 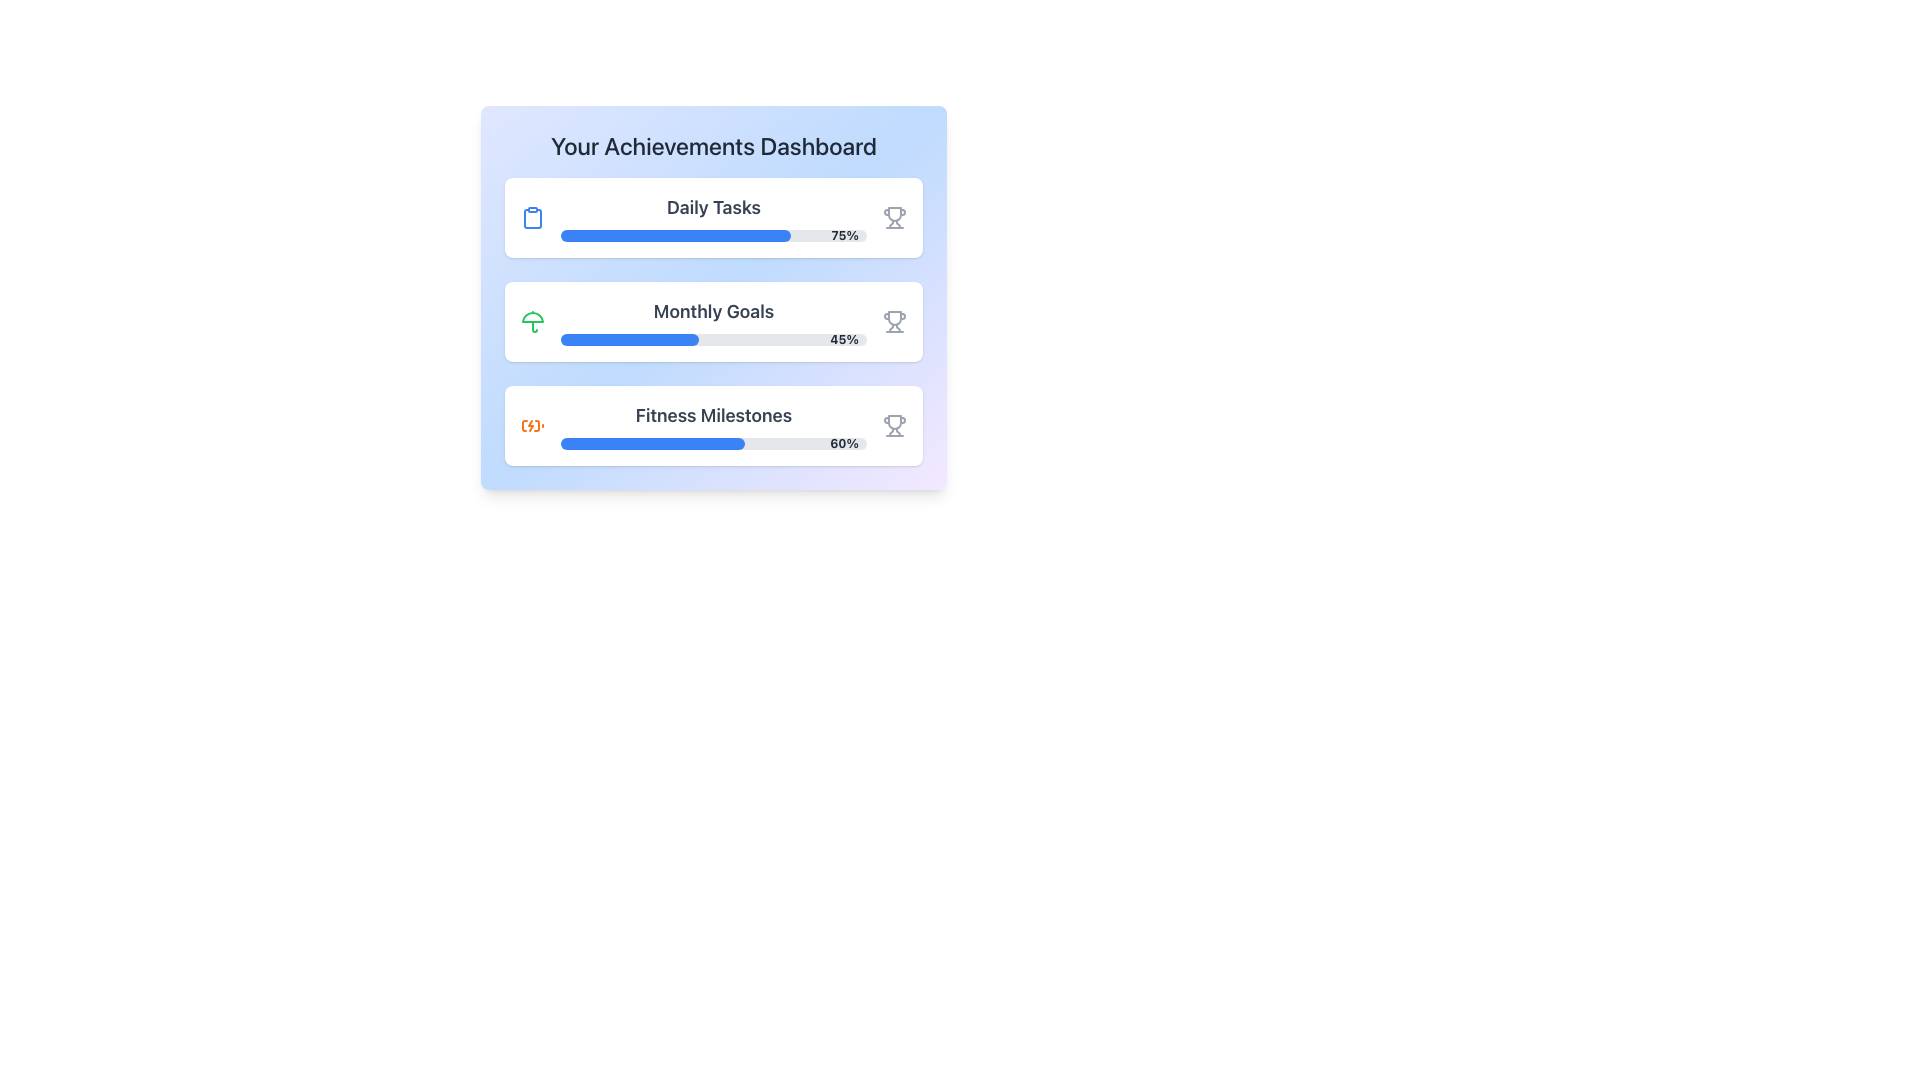 What do you see at coordinates (714, 424) in the screenshot?
I see `displayed progress from the fitness milestone progress tracker, which is represented by the progress bar and its accompanying label and percentage indicator` at bounding box center [714, 424].